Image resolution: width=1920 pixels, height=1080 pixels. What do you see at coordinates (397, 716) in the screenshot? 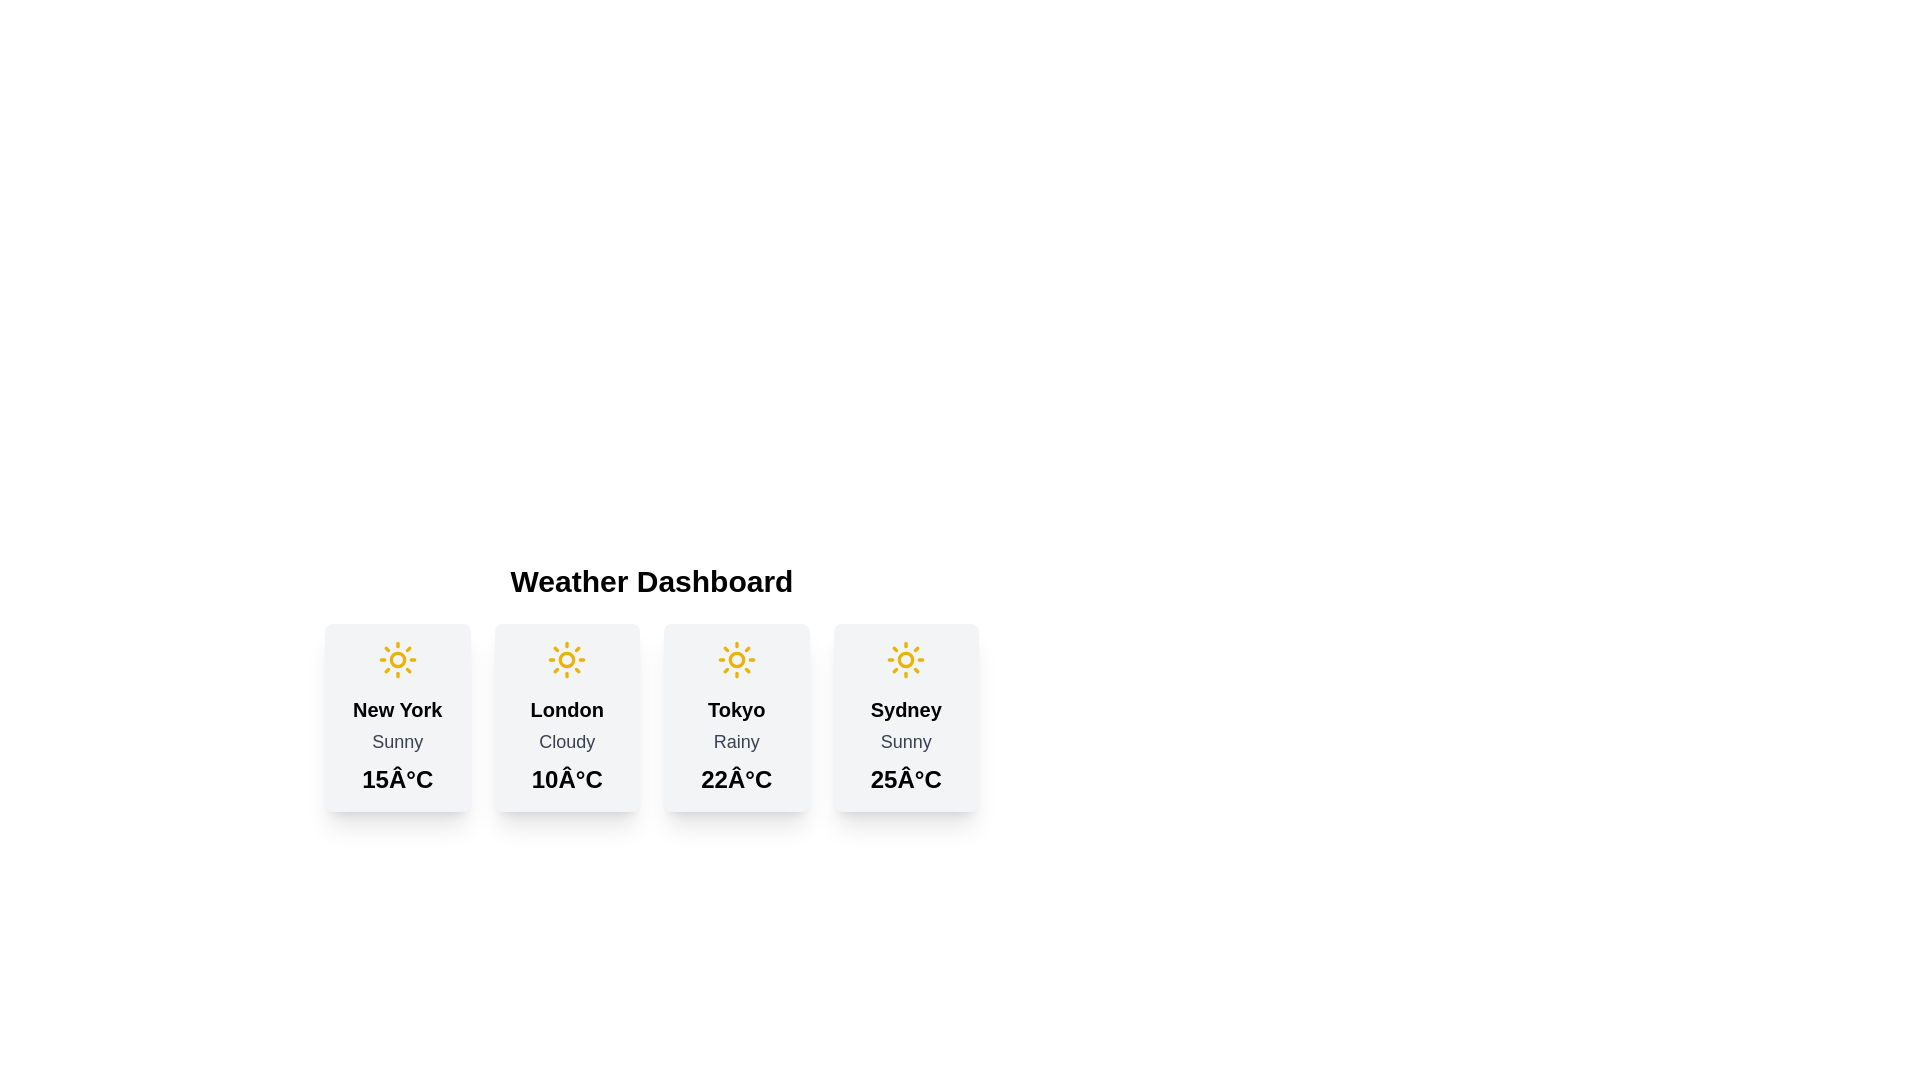
I see `the weather forecast information displayed on the leftmost weather forecast card in the grid layout` at bounding box center [397, 716].